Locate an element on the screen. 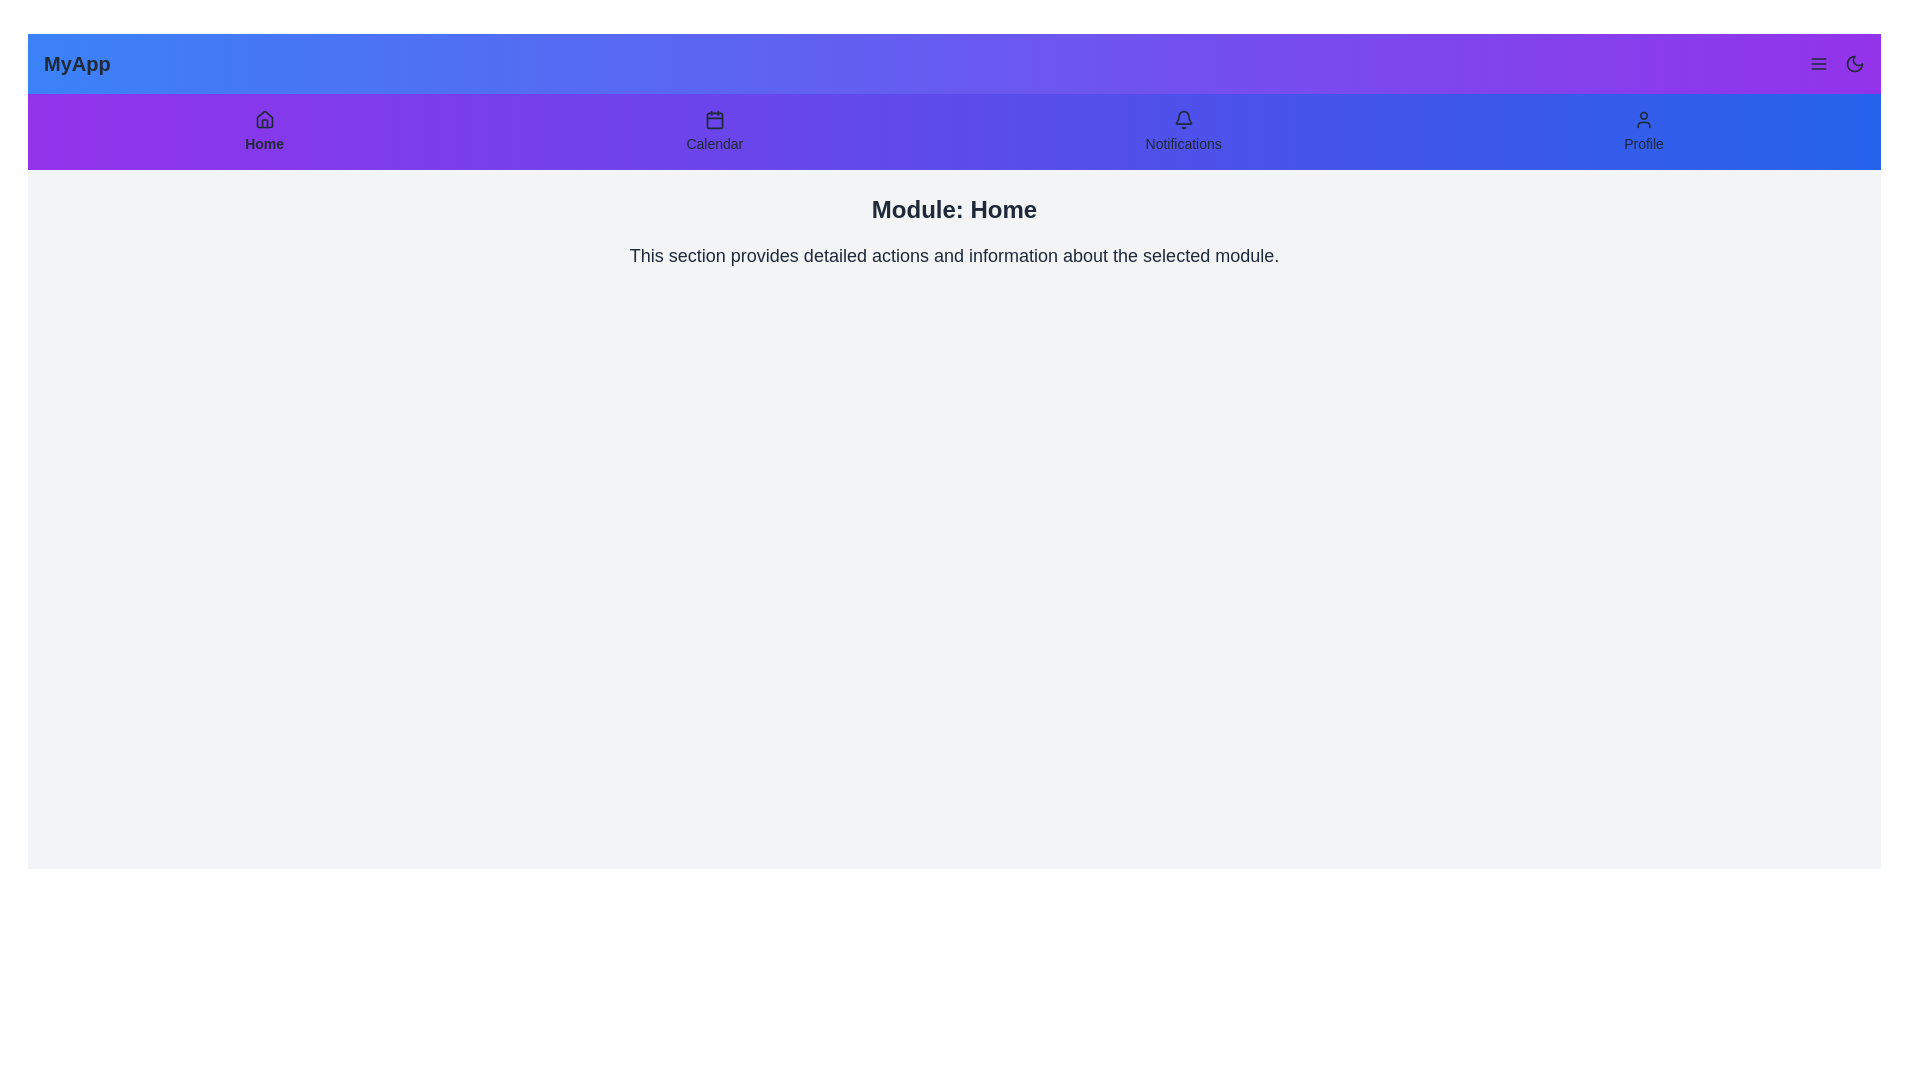 Image resolution: width=1920 pixels, height=1080 pixels. dark mode toggle button located in the top-right corner of the app bar is located at coordinates (1853, 63).